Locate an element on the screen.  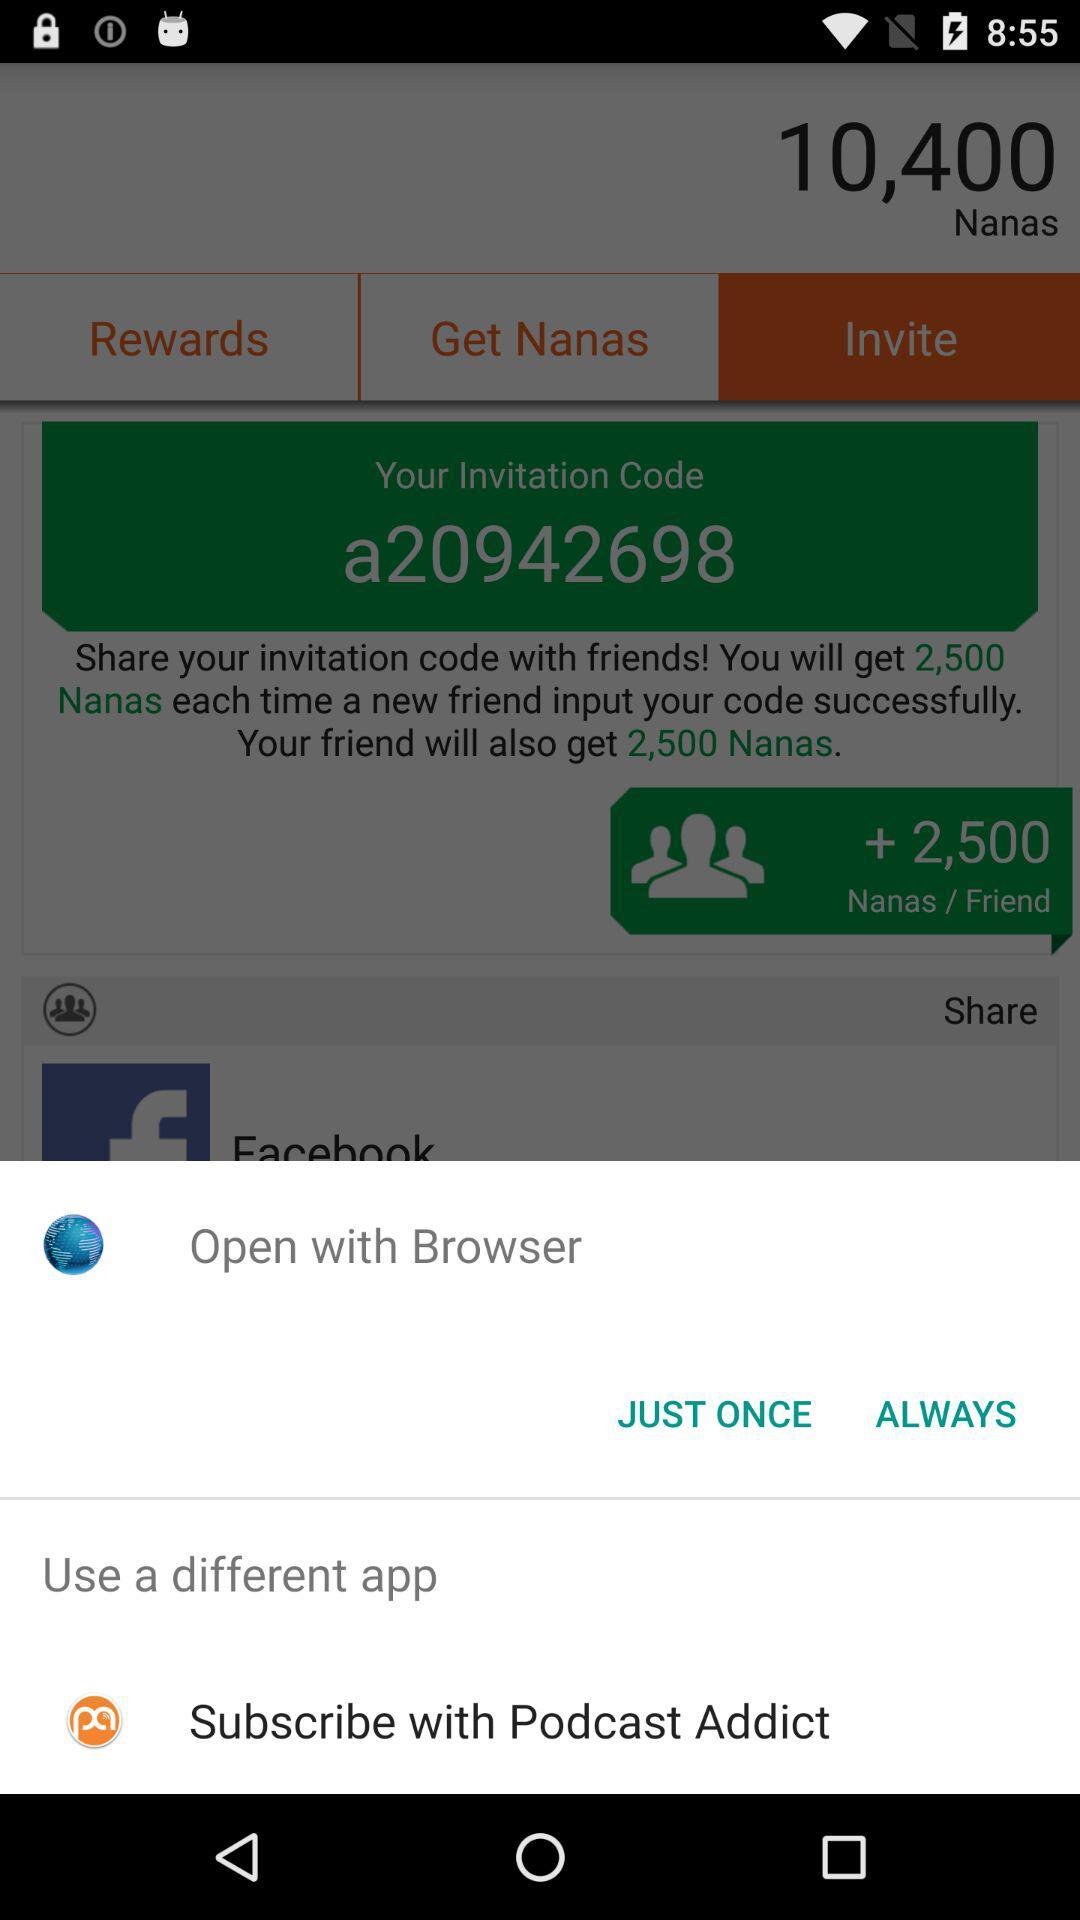
the app below open with browser icon is located at coordinates (945, 1411).